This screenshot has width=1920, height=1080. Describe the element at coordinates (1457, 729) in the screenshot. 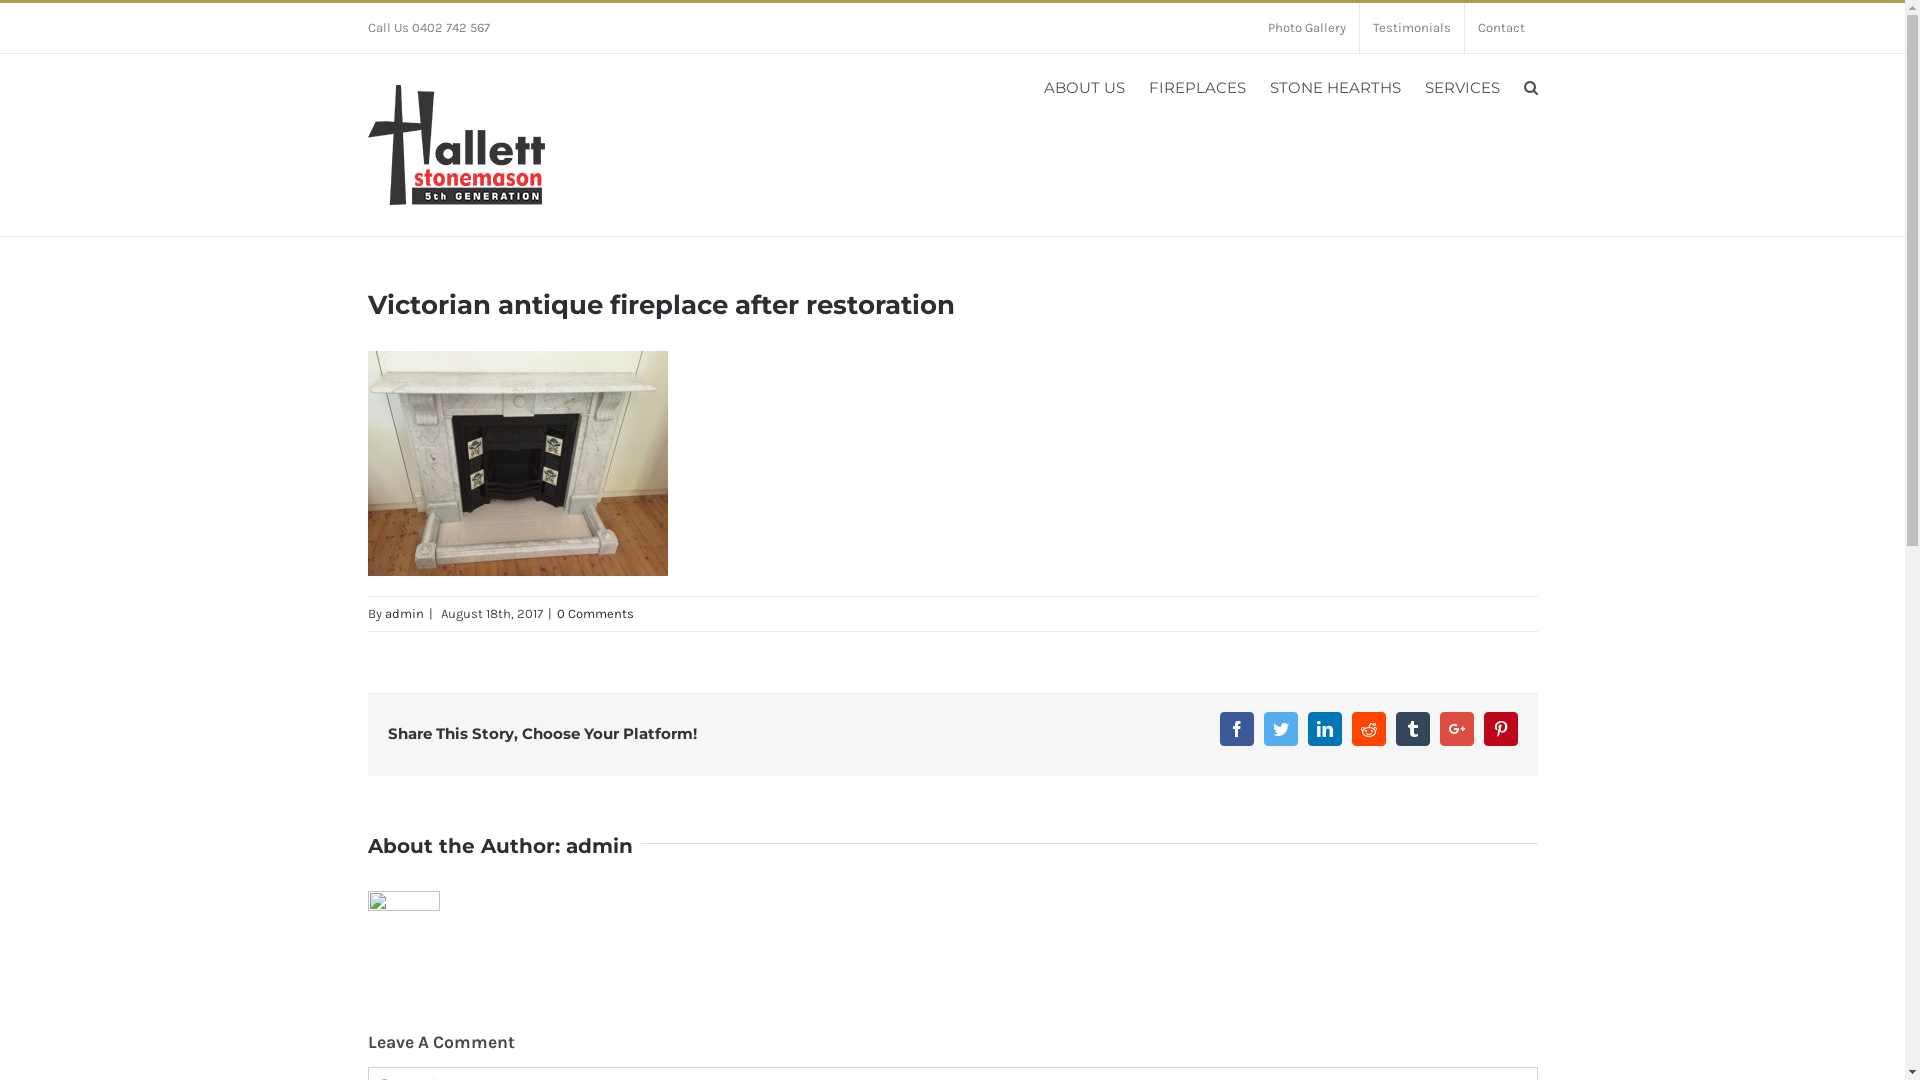

I see `'Google+'` at that location.